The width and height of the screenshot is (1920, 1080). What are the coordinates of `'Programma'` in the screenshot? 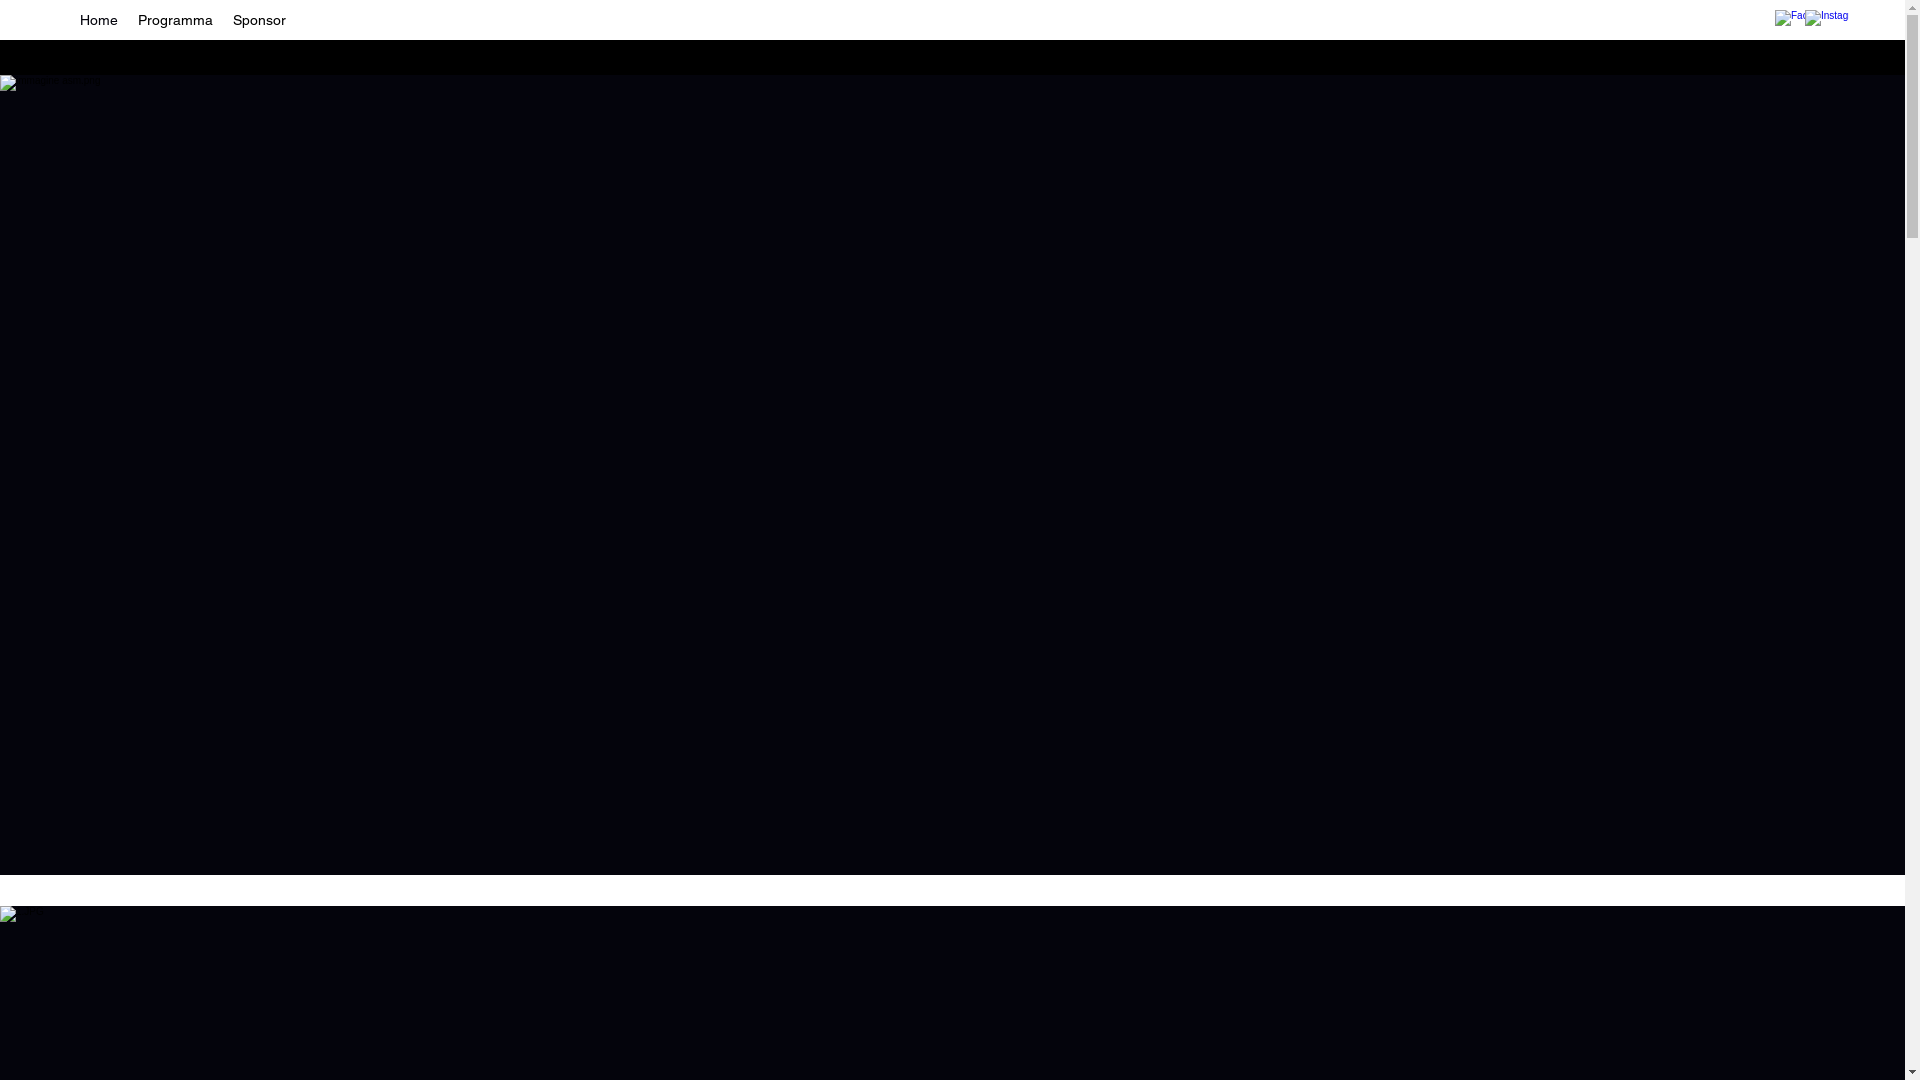 It's located at (175, 19).